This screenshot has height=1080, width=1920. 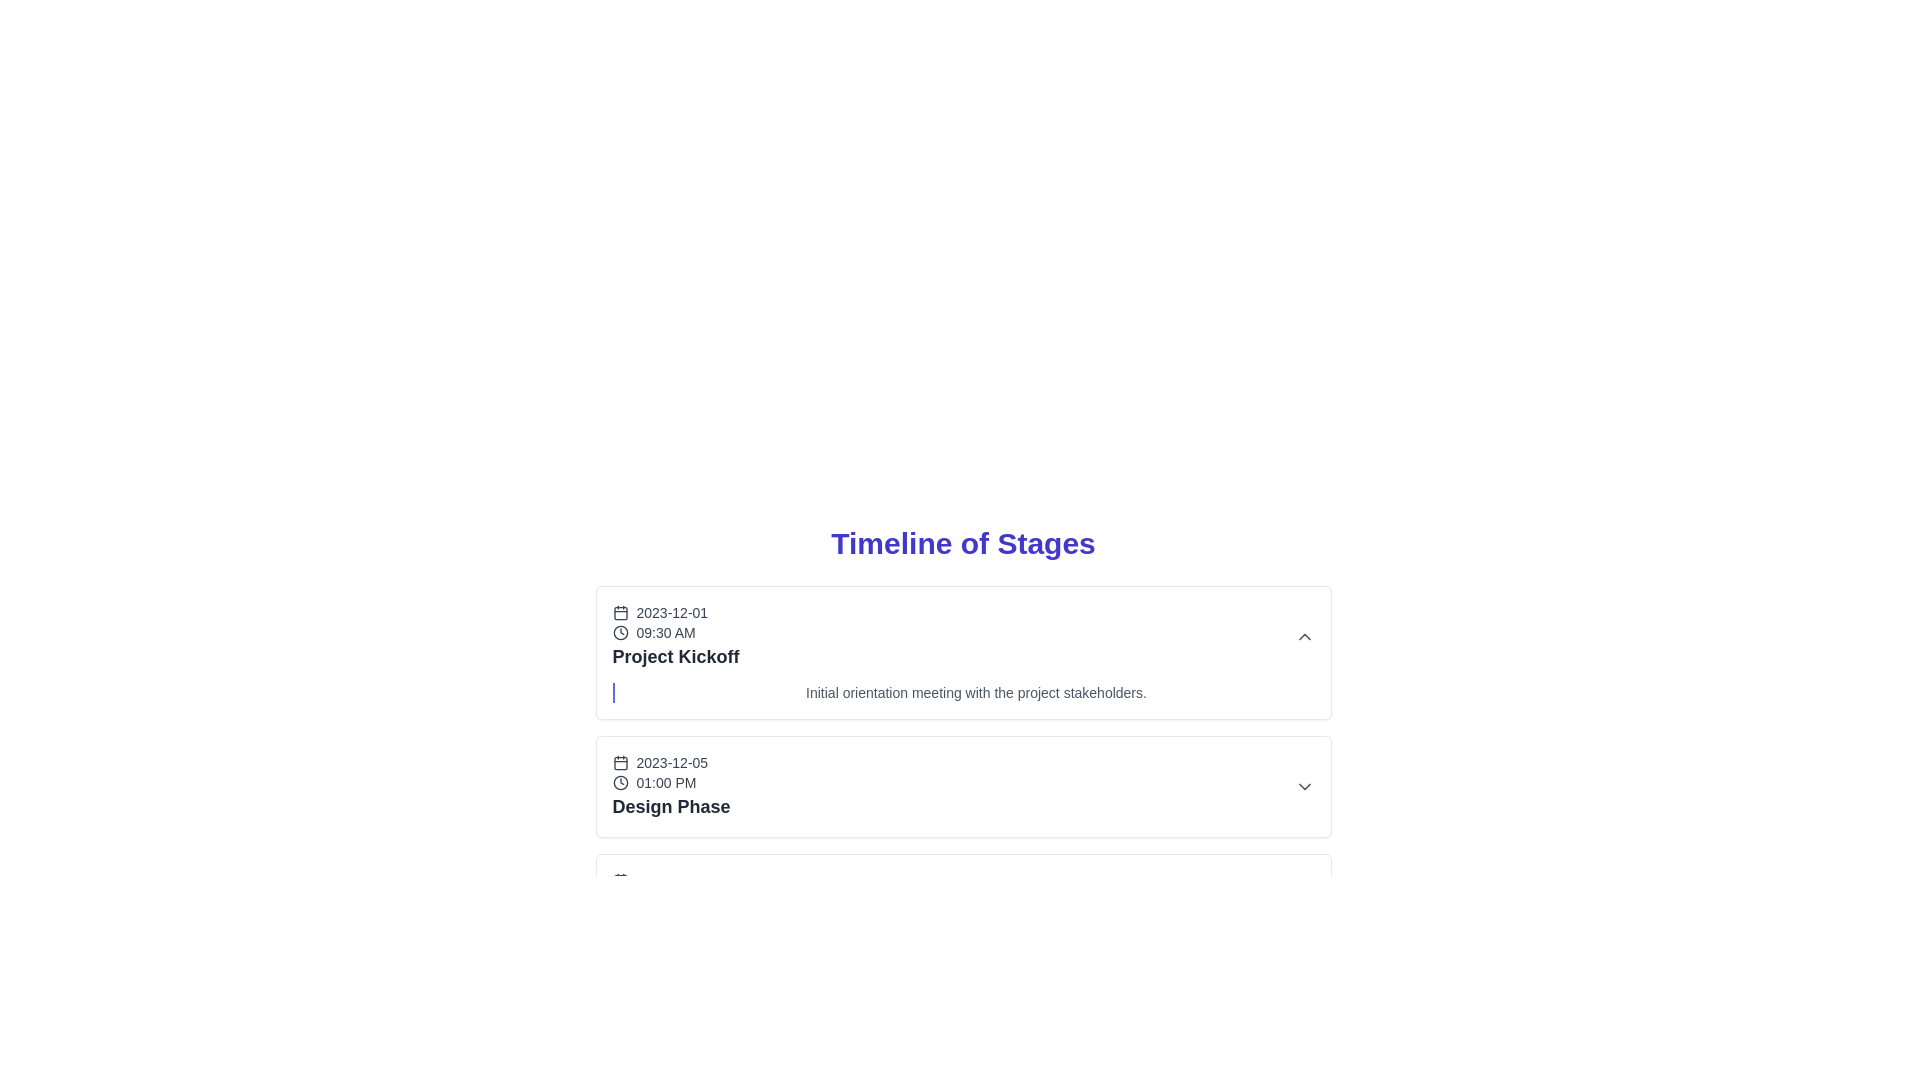 I want to click on the chevron toggle icon located to the right of the text '2023-12-01 09:30 AM Project Kickoff', so click(x=1304, y=636).